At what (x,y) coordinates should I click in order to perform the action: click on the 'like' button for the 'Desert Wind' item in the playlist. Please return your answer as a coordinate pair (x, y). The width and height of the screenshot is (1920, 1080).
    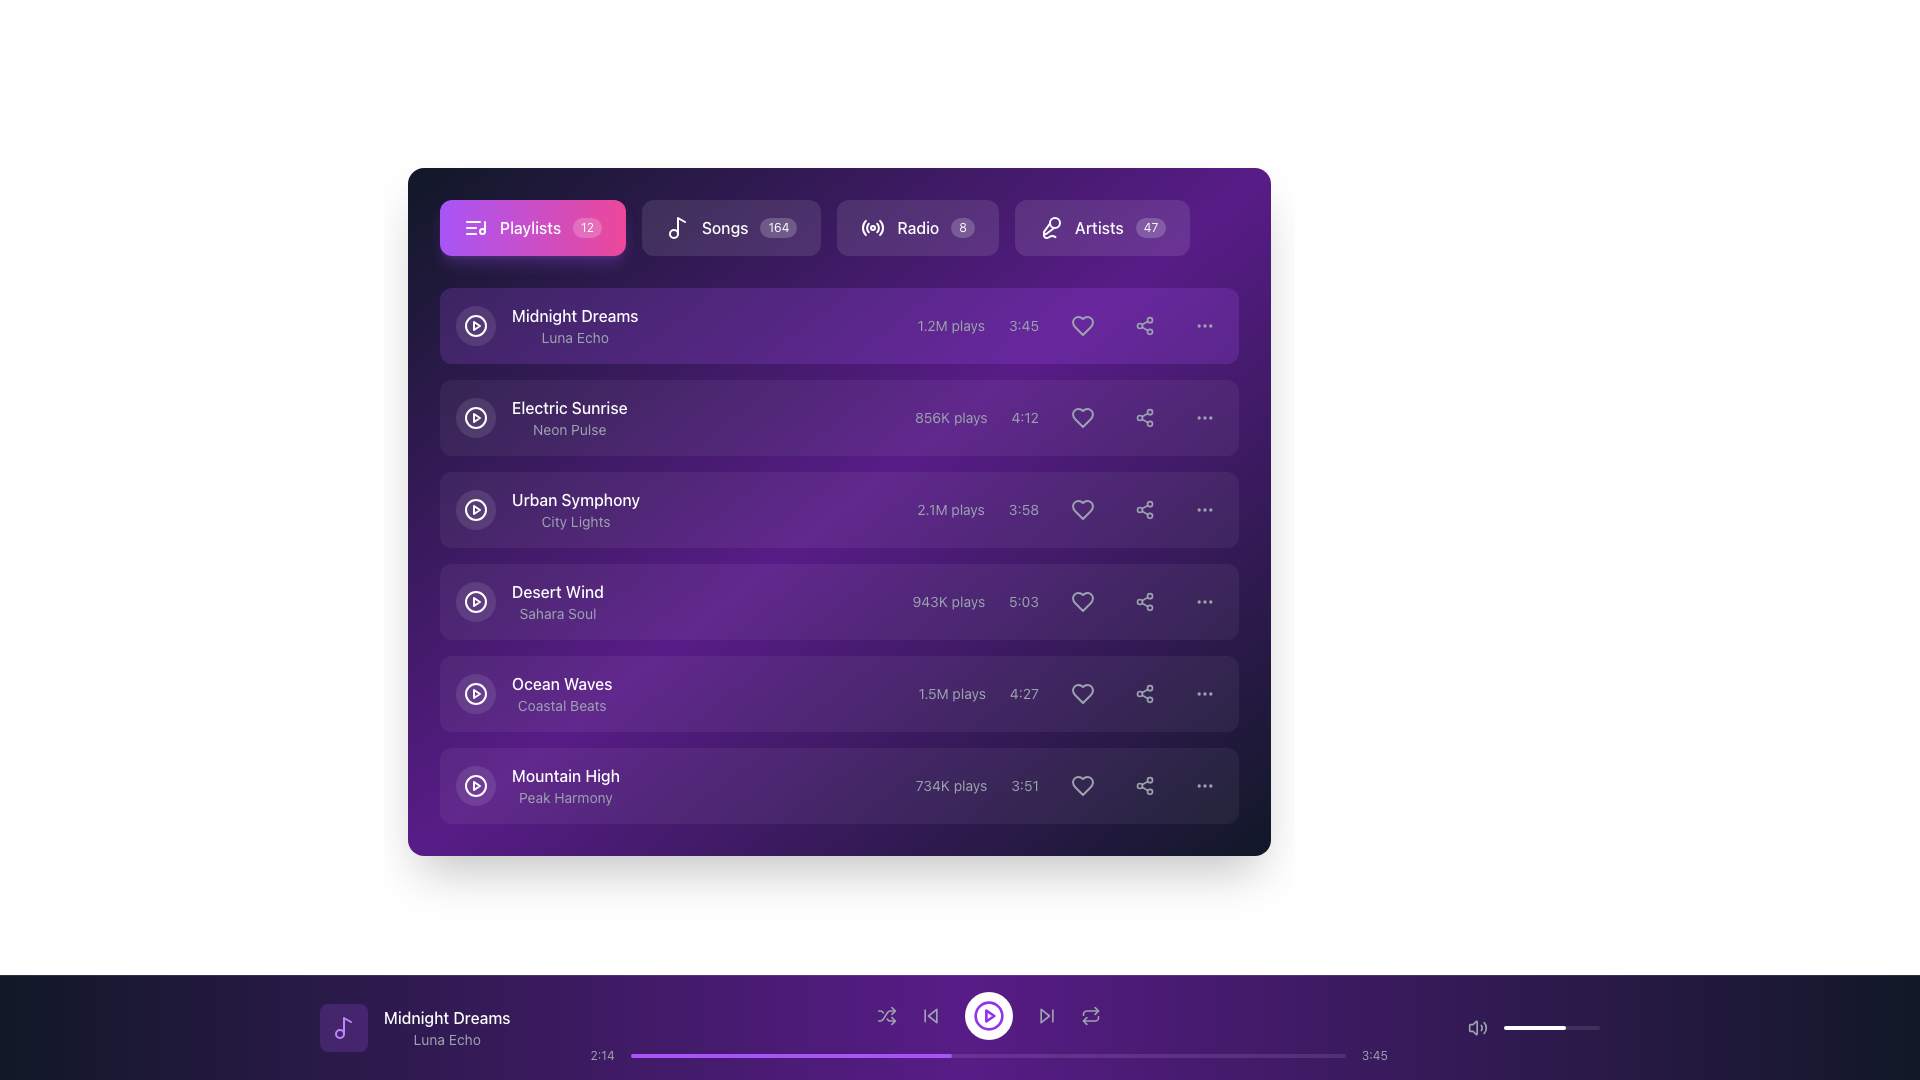
    Looking at the image, I should click on (1066, 600).